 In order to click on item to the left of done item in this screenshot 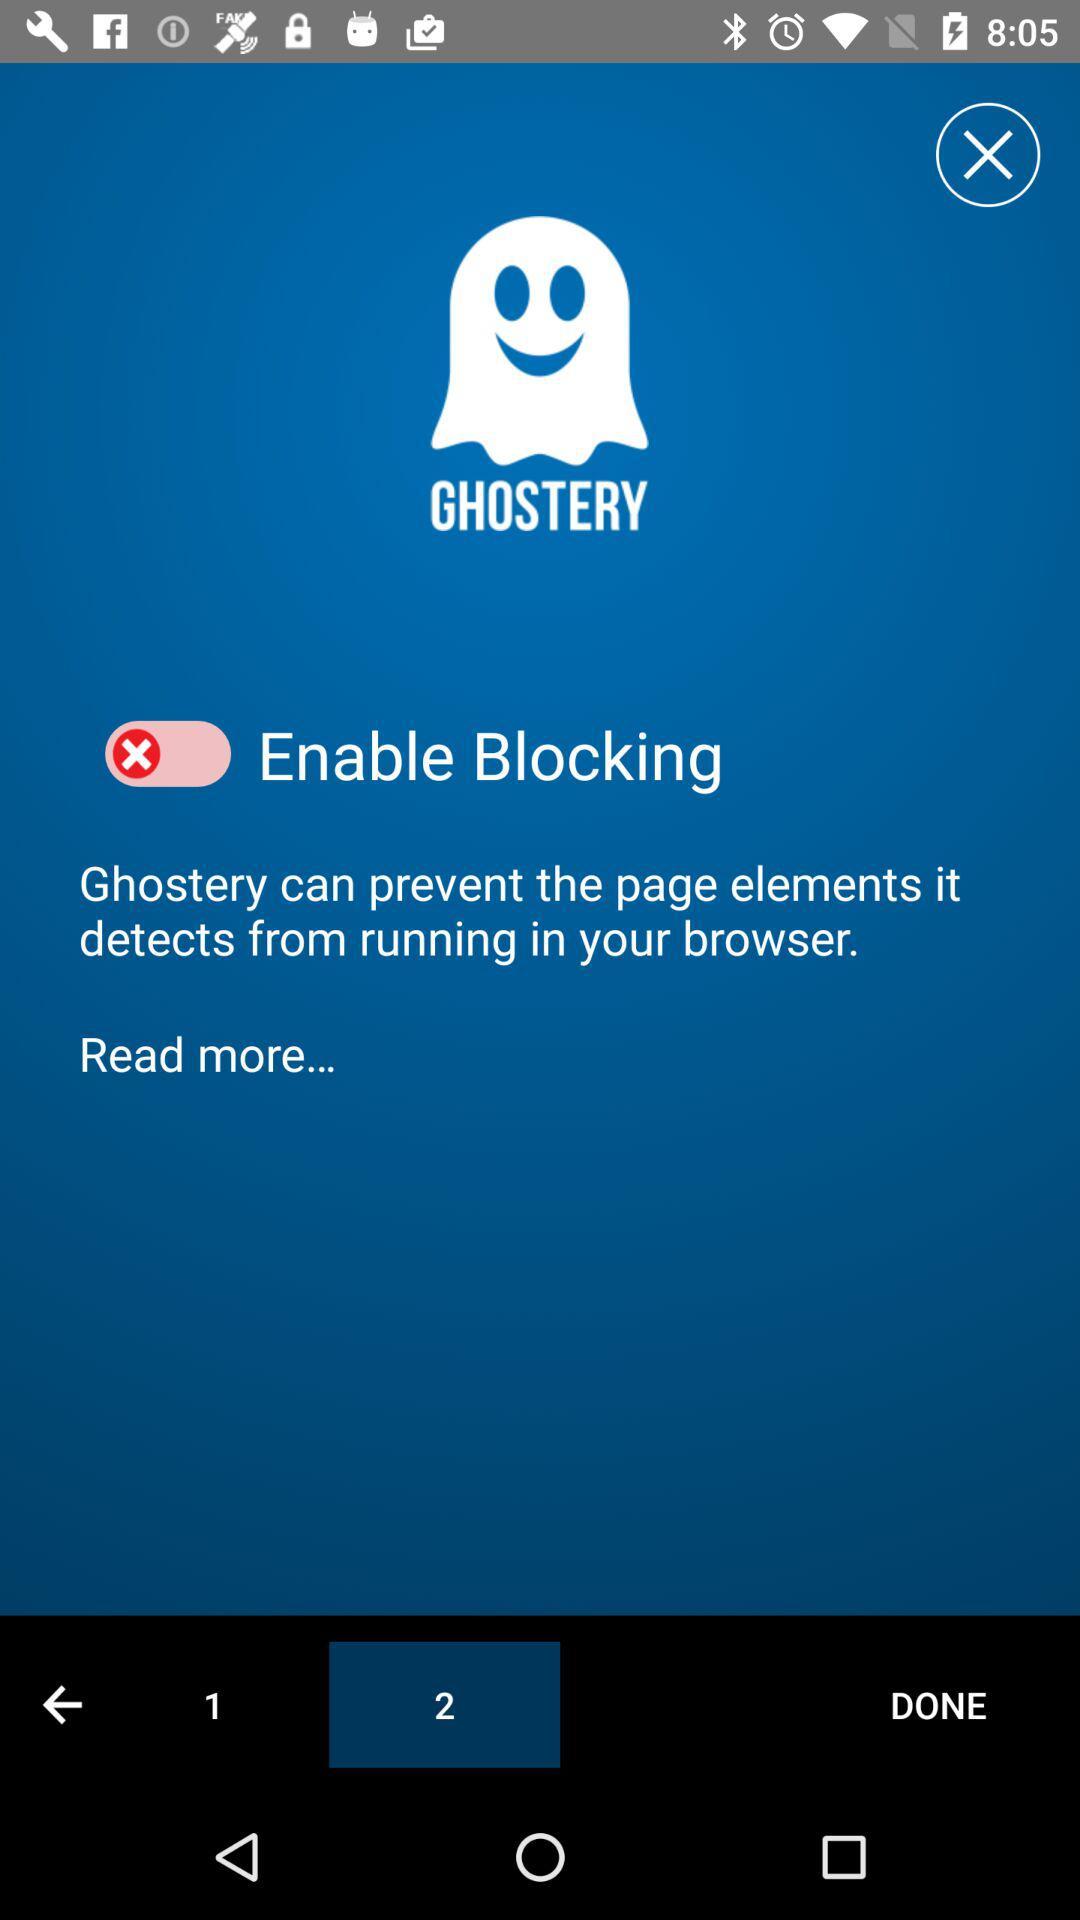, I will do `click(443, 1703)`.